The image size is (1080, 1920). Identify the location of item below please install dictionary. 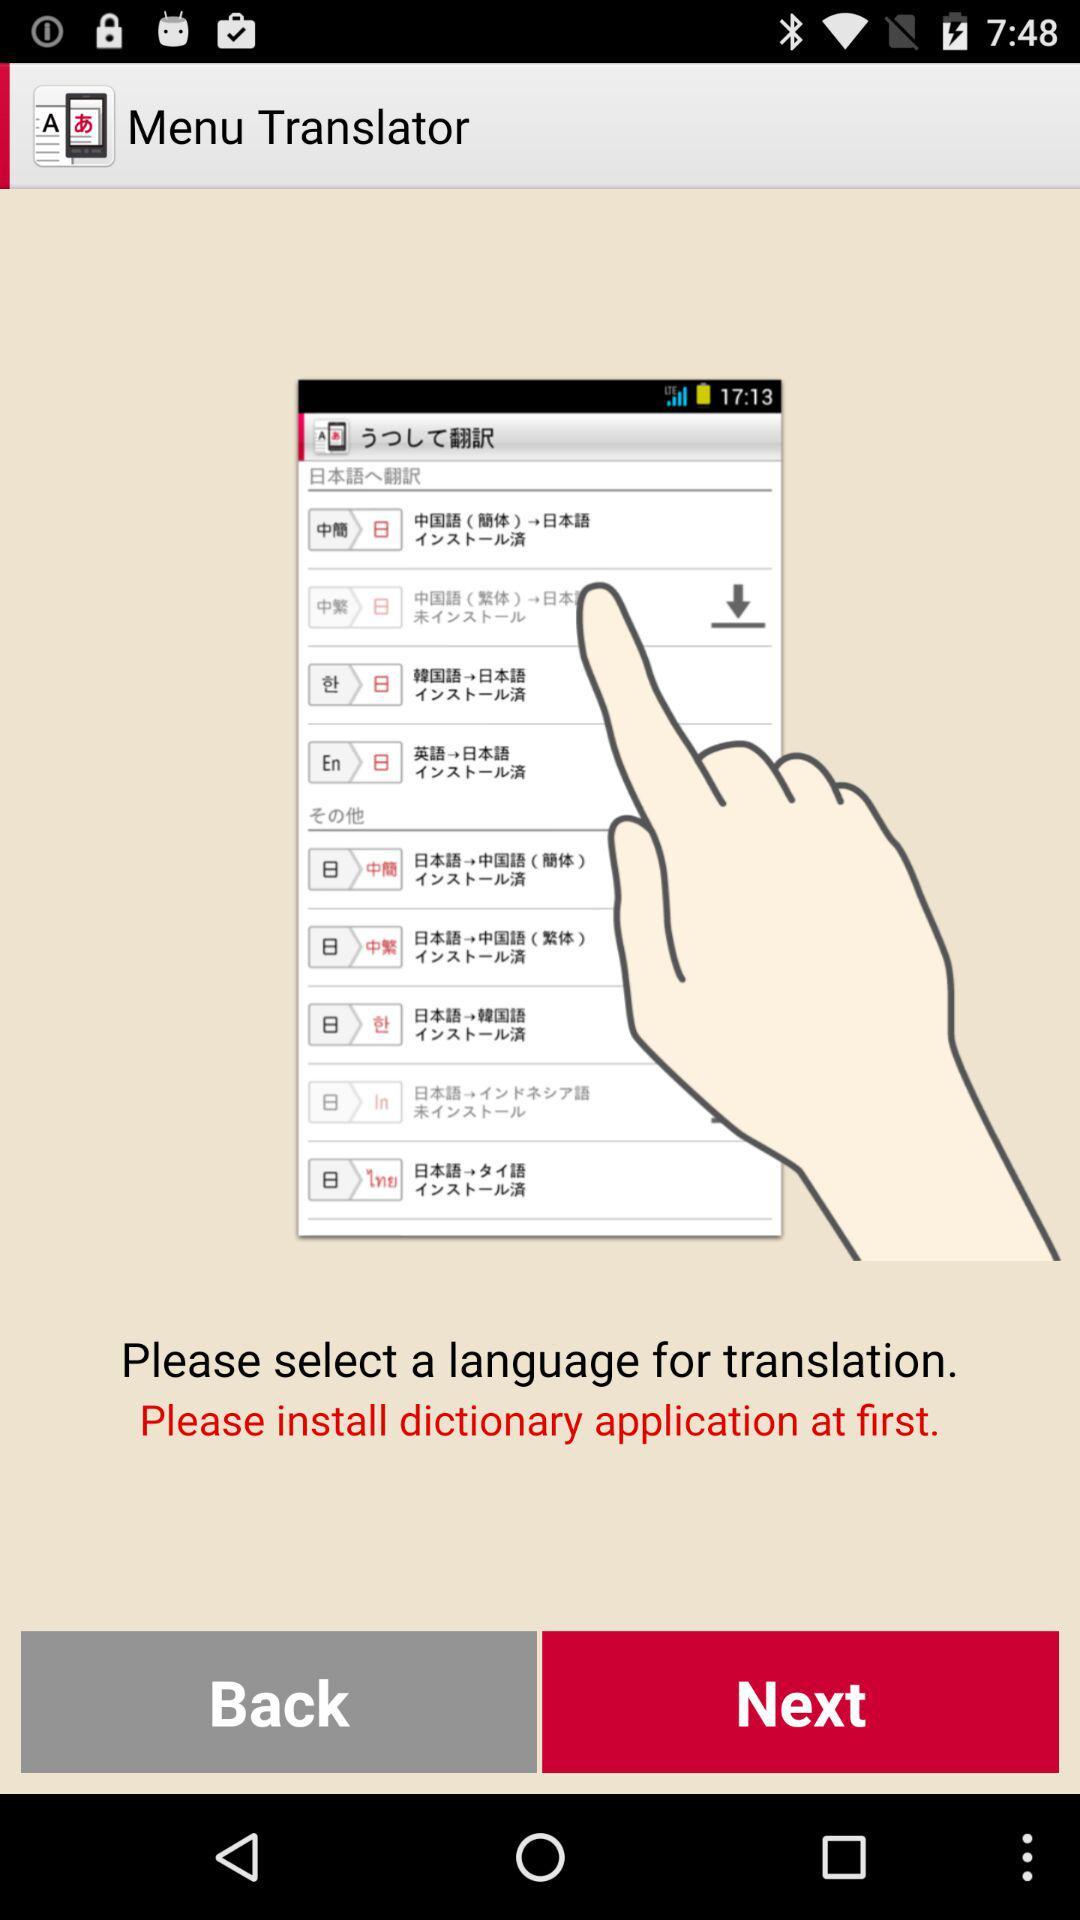
(799, 1701).